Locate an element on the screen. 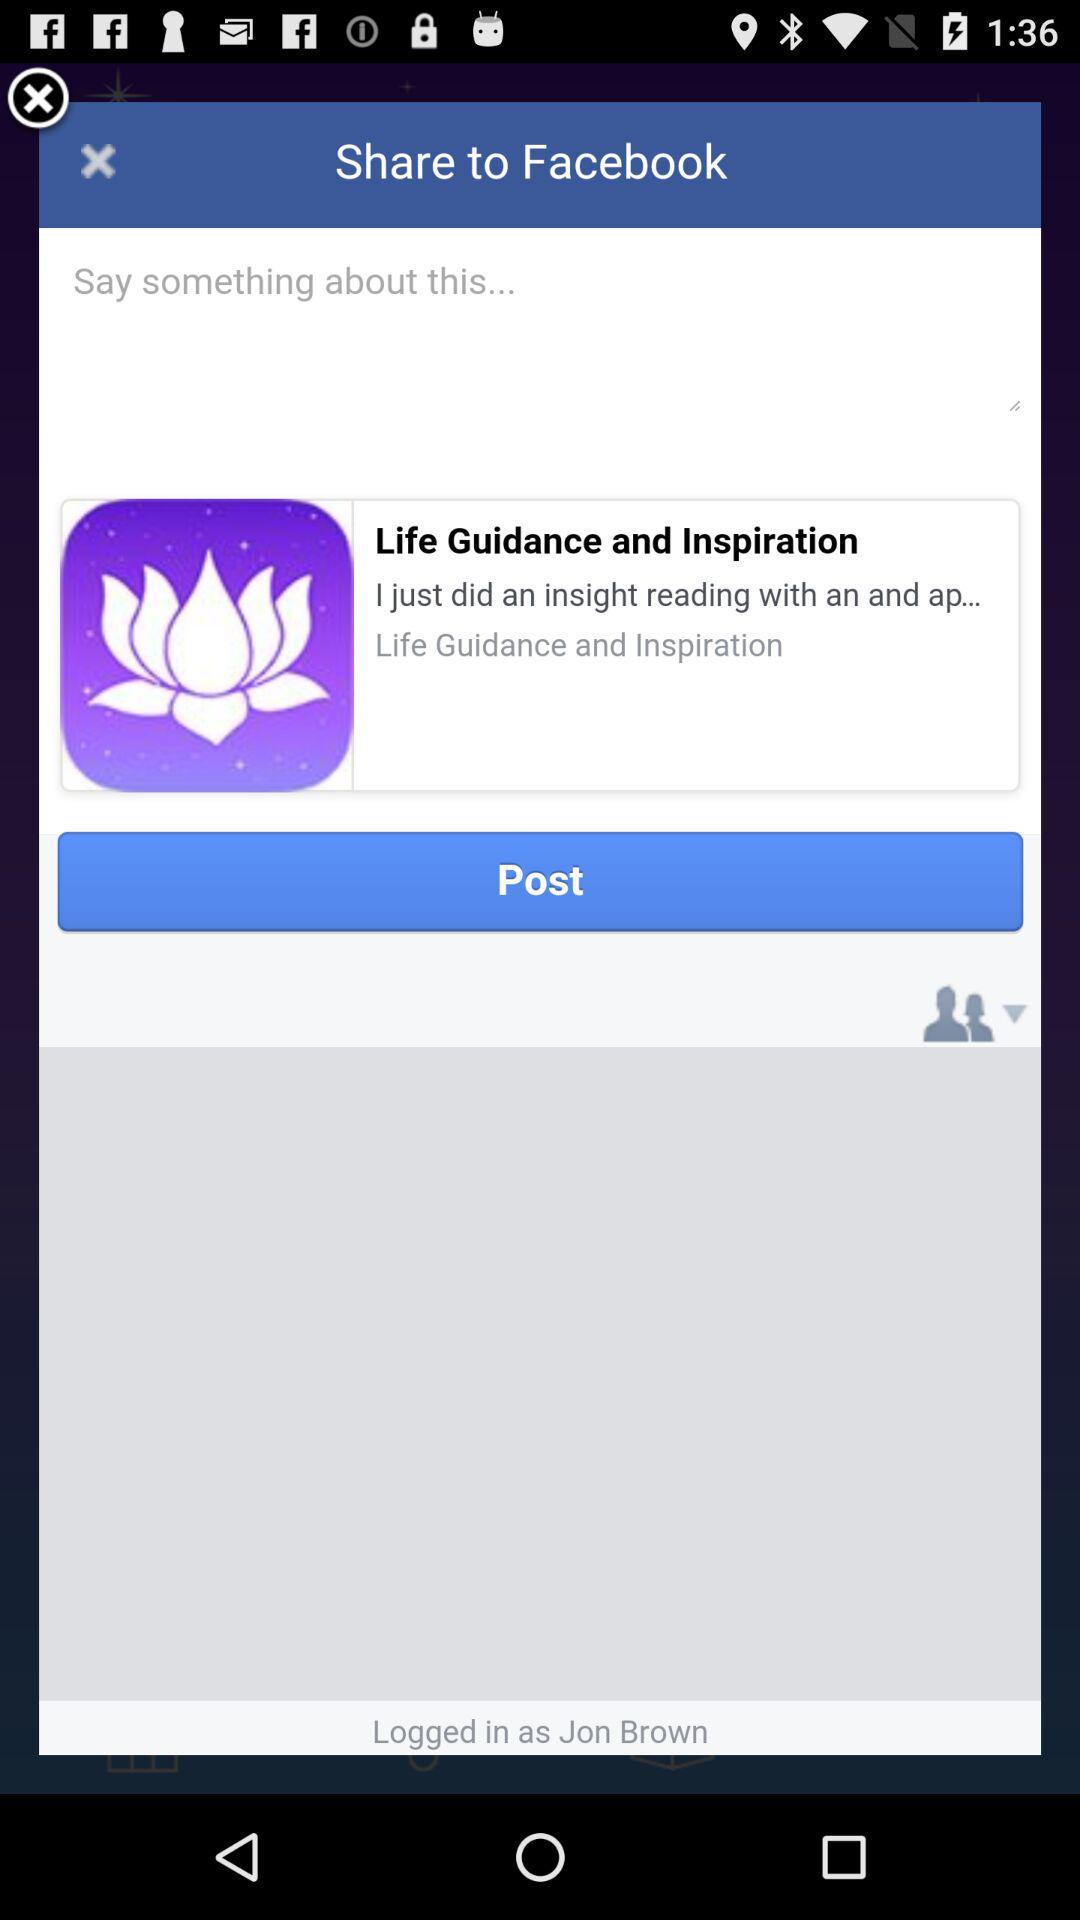  the icon at the center is located at coordinates (540, 927).